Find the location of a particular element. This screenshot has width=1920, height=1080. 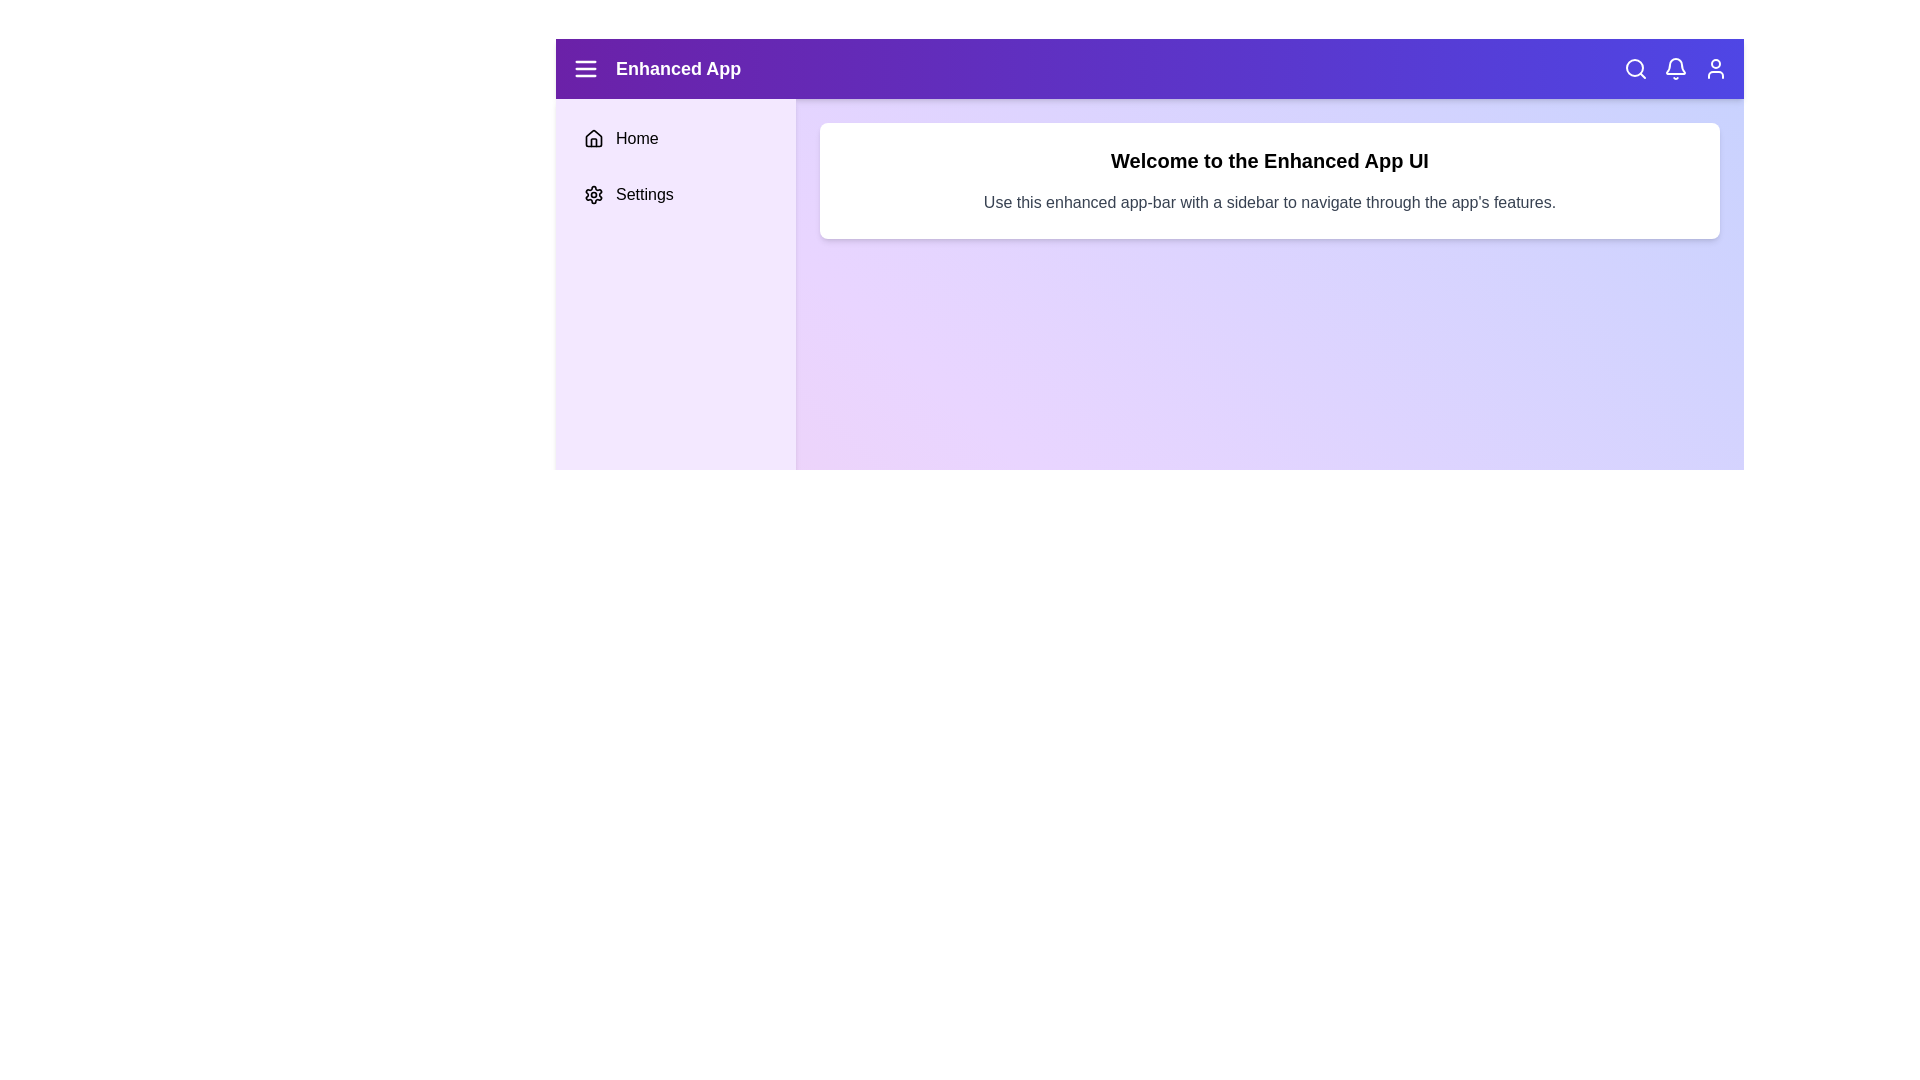

the search icon to initiate a search is located at coordinates (1636, 68).